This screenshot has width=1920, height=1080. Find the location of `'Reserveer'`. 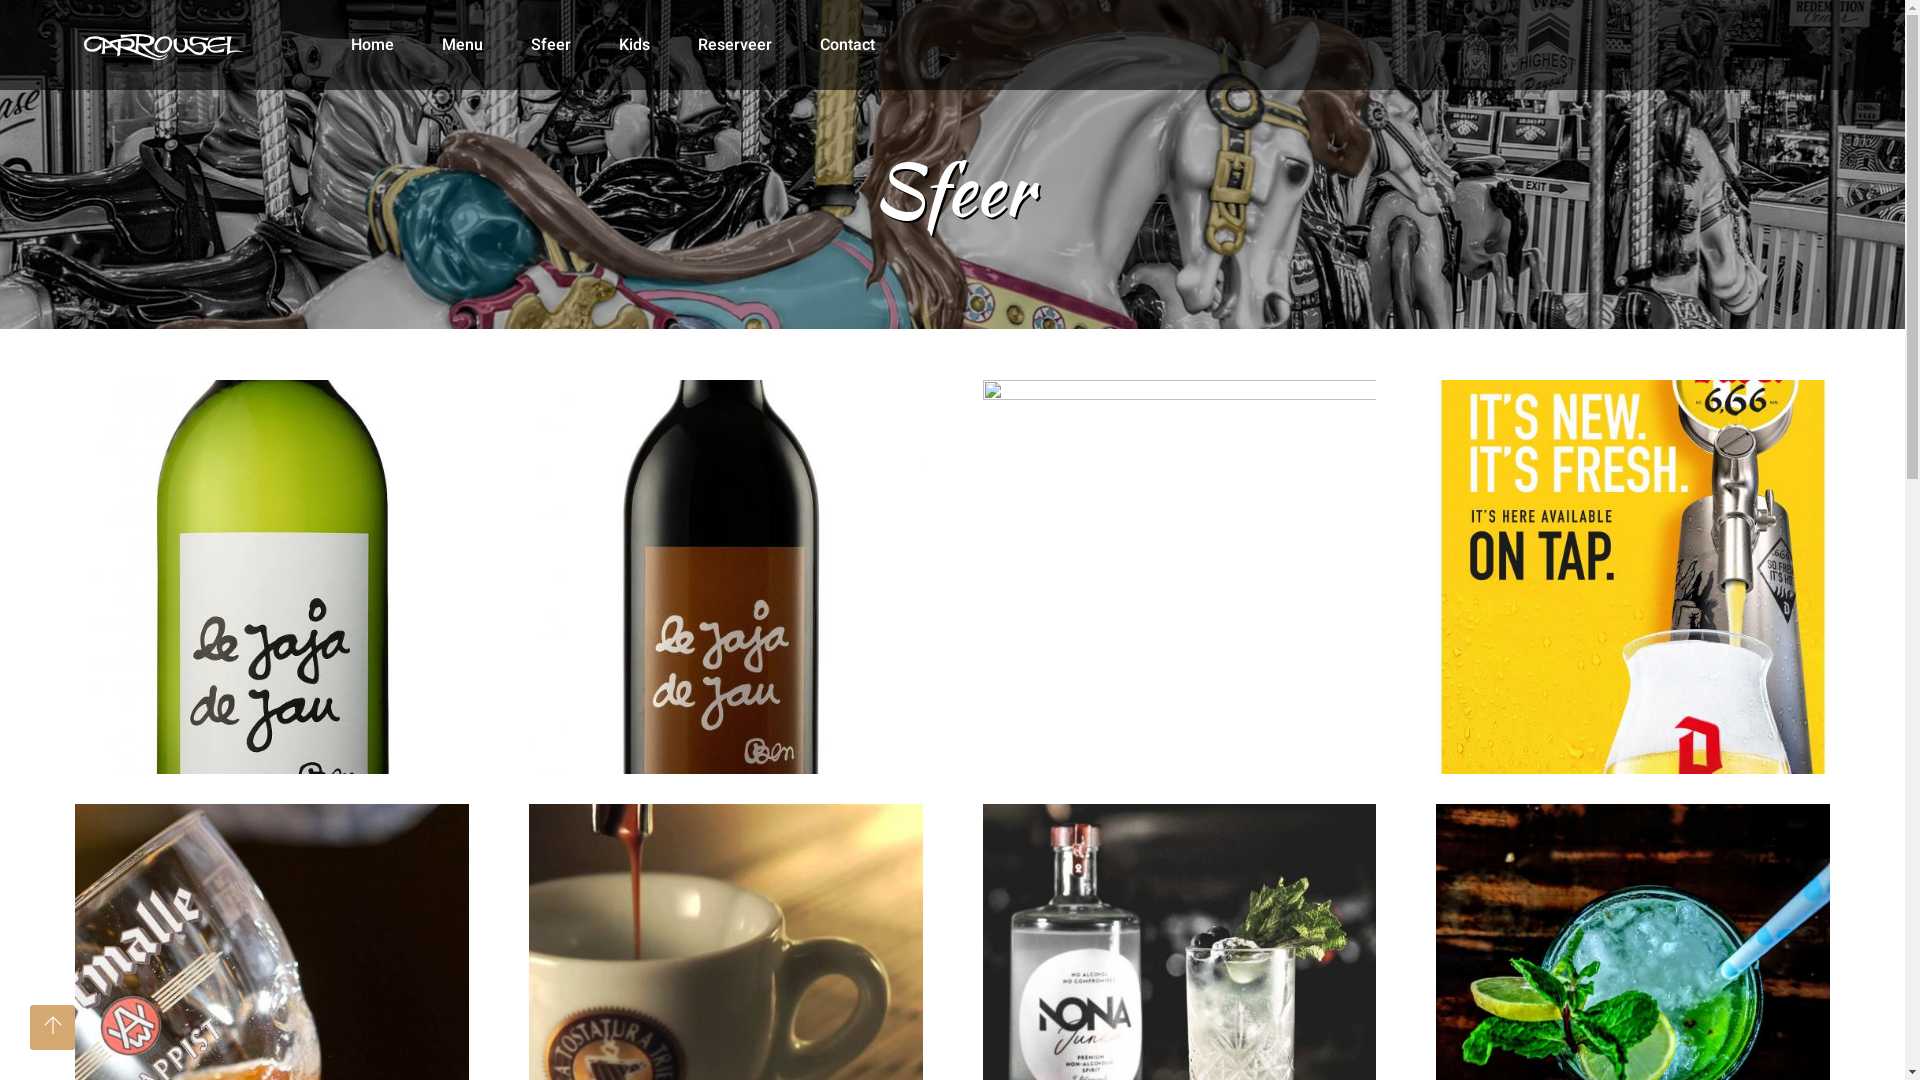

'Reserveer' is located at coordinates (673, 45).